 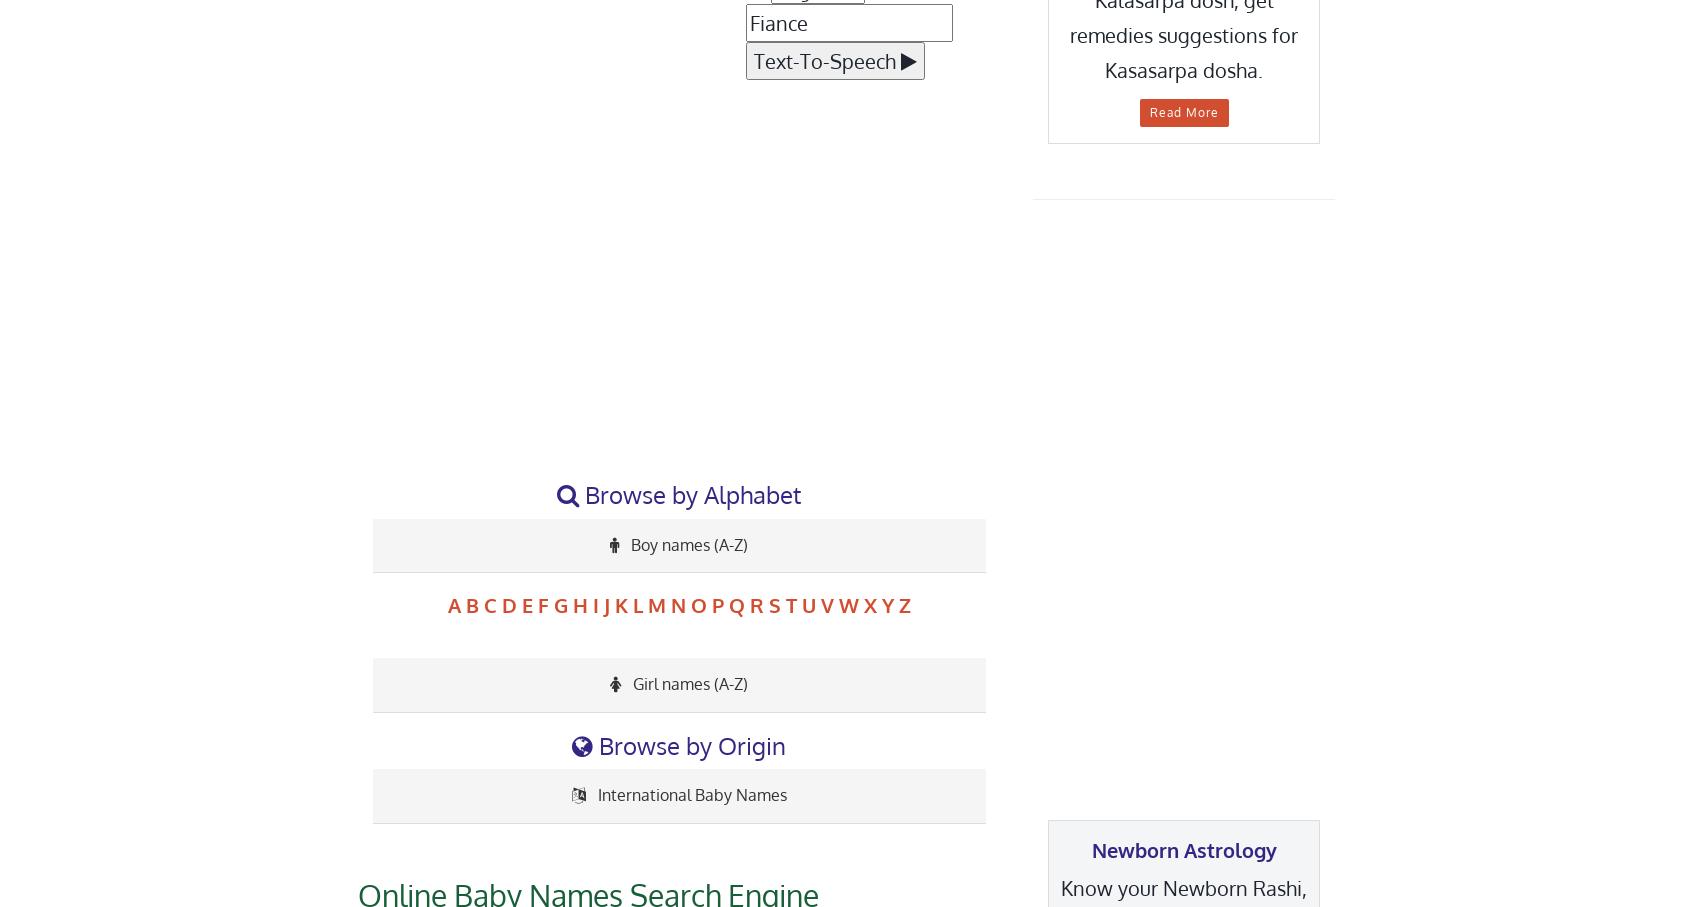 I want to click on 'Browse by Origin', so click(x=689, y=743).